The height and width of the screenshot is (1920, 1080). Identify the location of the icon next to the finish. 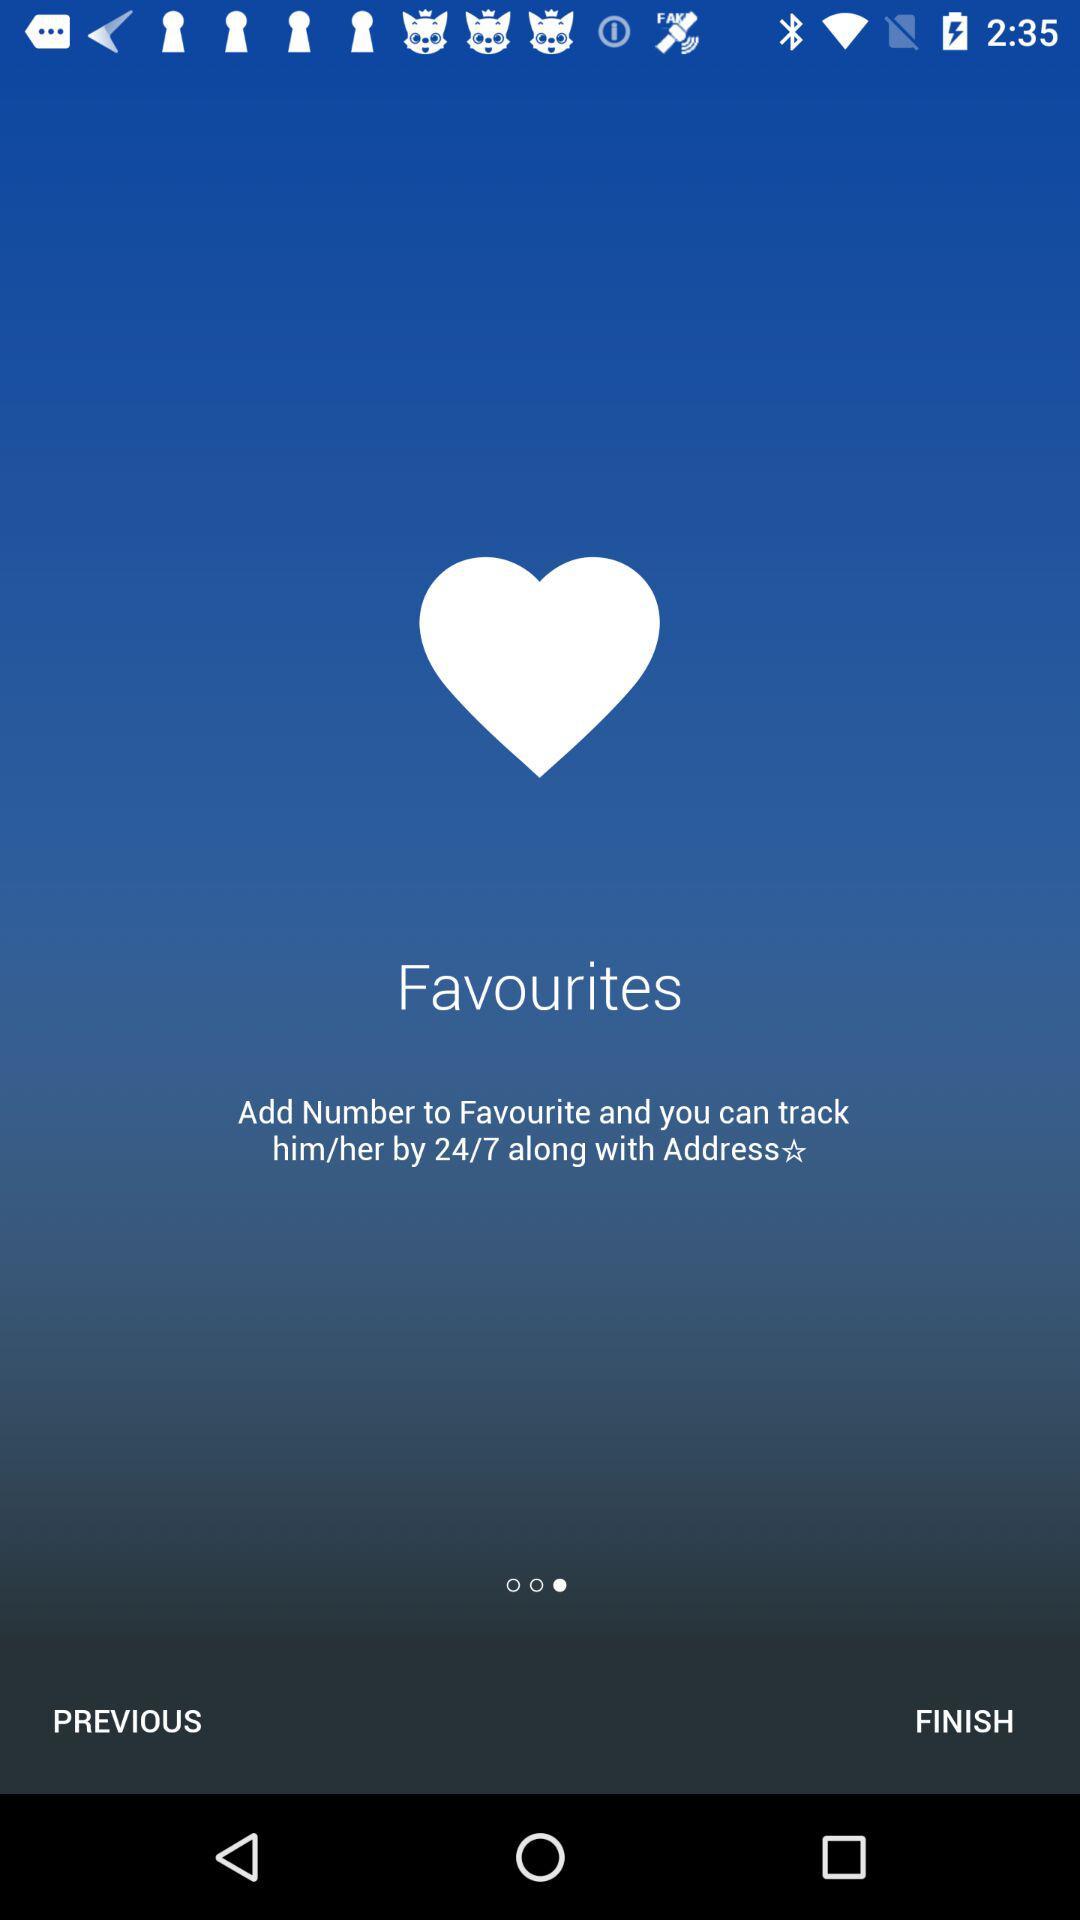
(127, 1719).